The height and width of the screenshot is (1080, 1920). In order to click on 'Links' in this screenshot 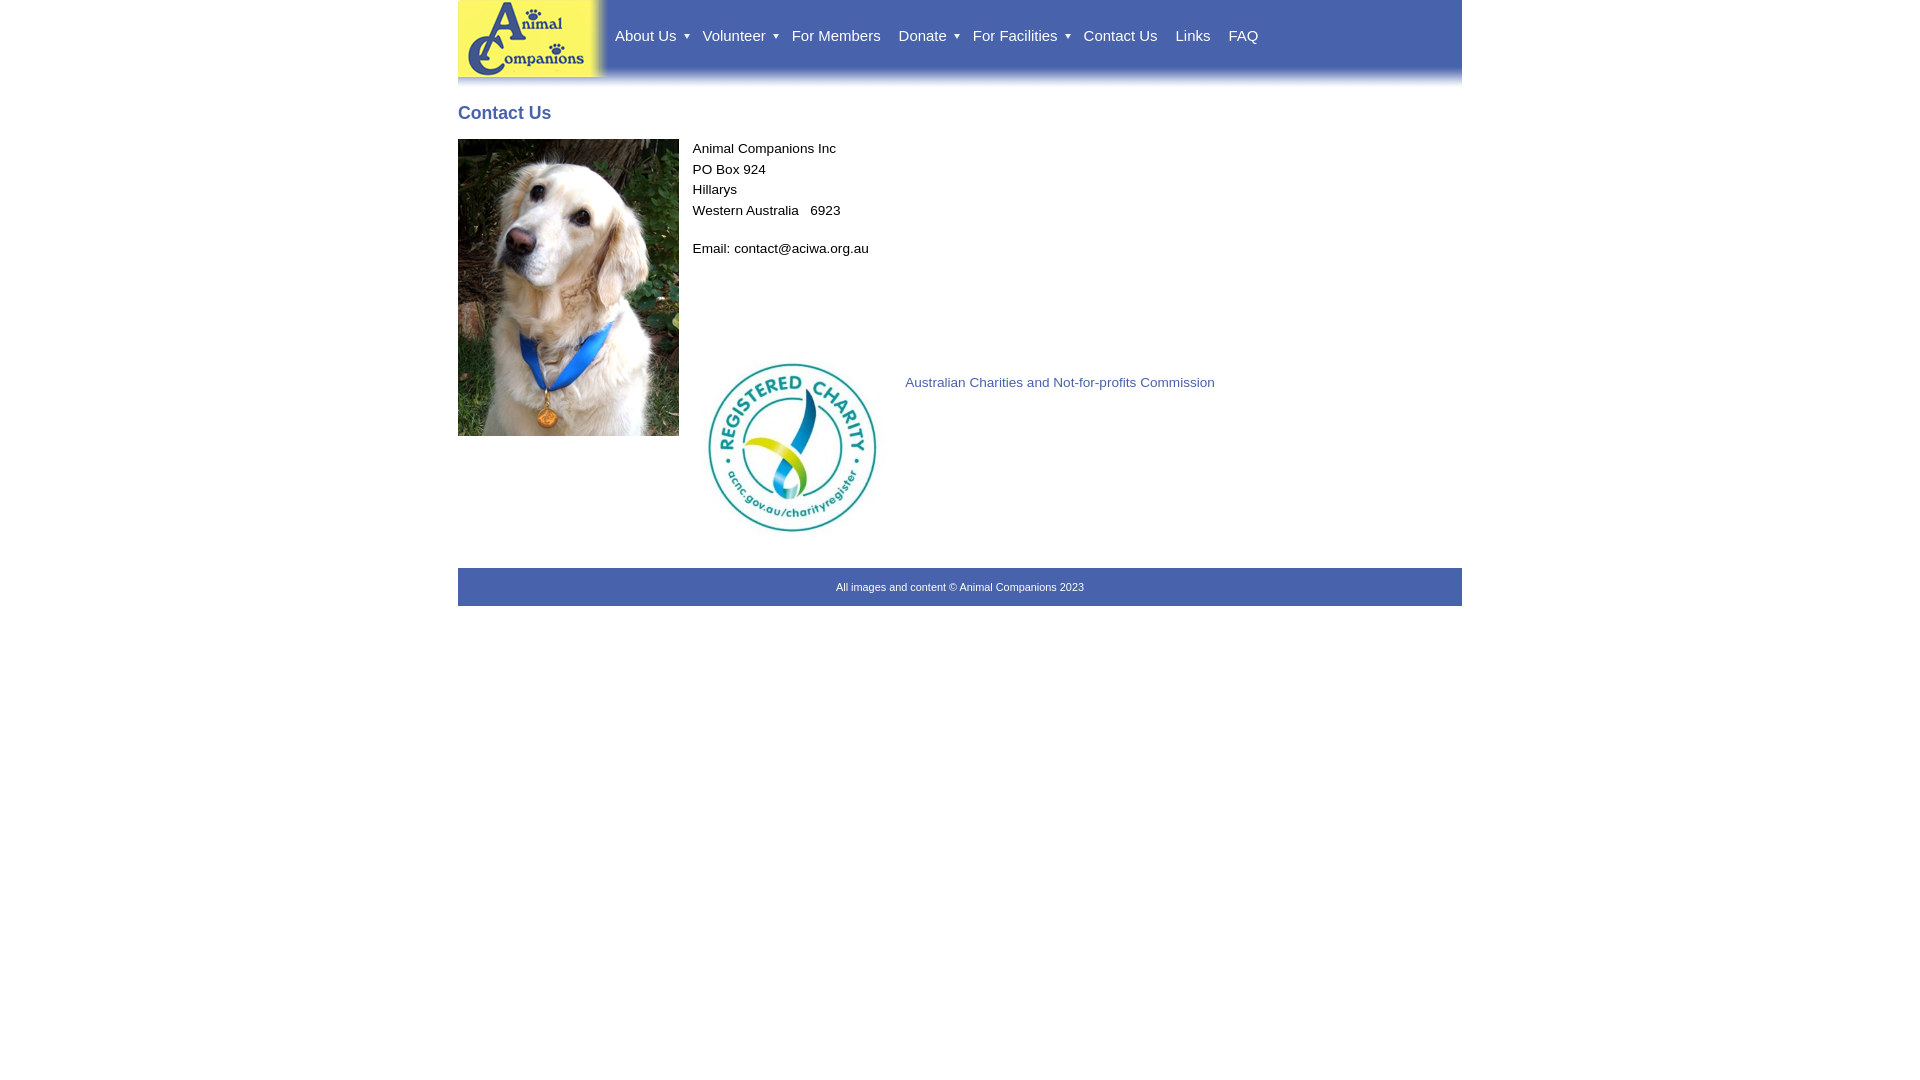, I will do `click(1195, 35)`.